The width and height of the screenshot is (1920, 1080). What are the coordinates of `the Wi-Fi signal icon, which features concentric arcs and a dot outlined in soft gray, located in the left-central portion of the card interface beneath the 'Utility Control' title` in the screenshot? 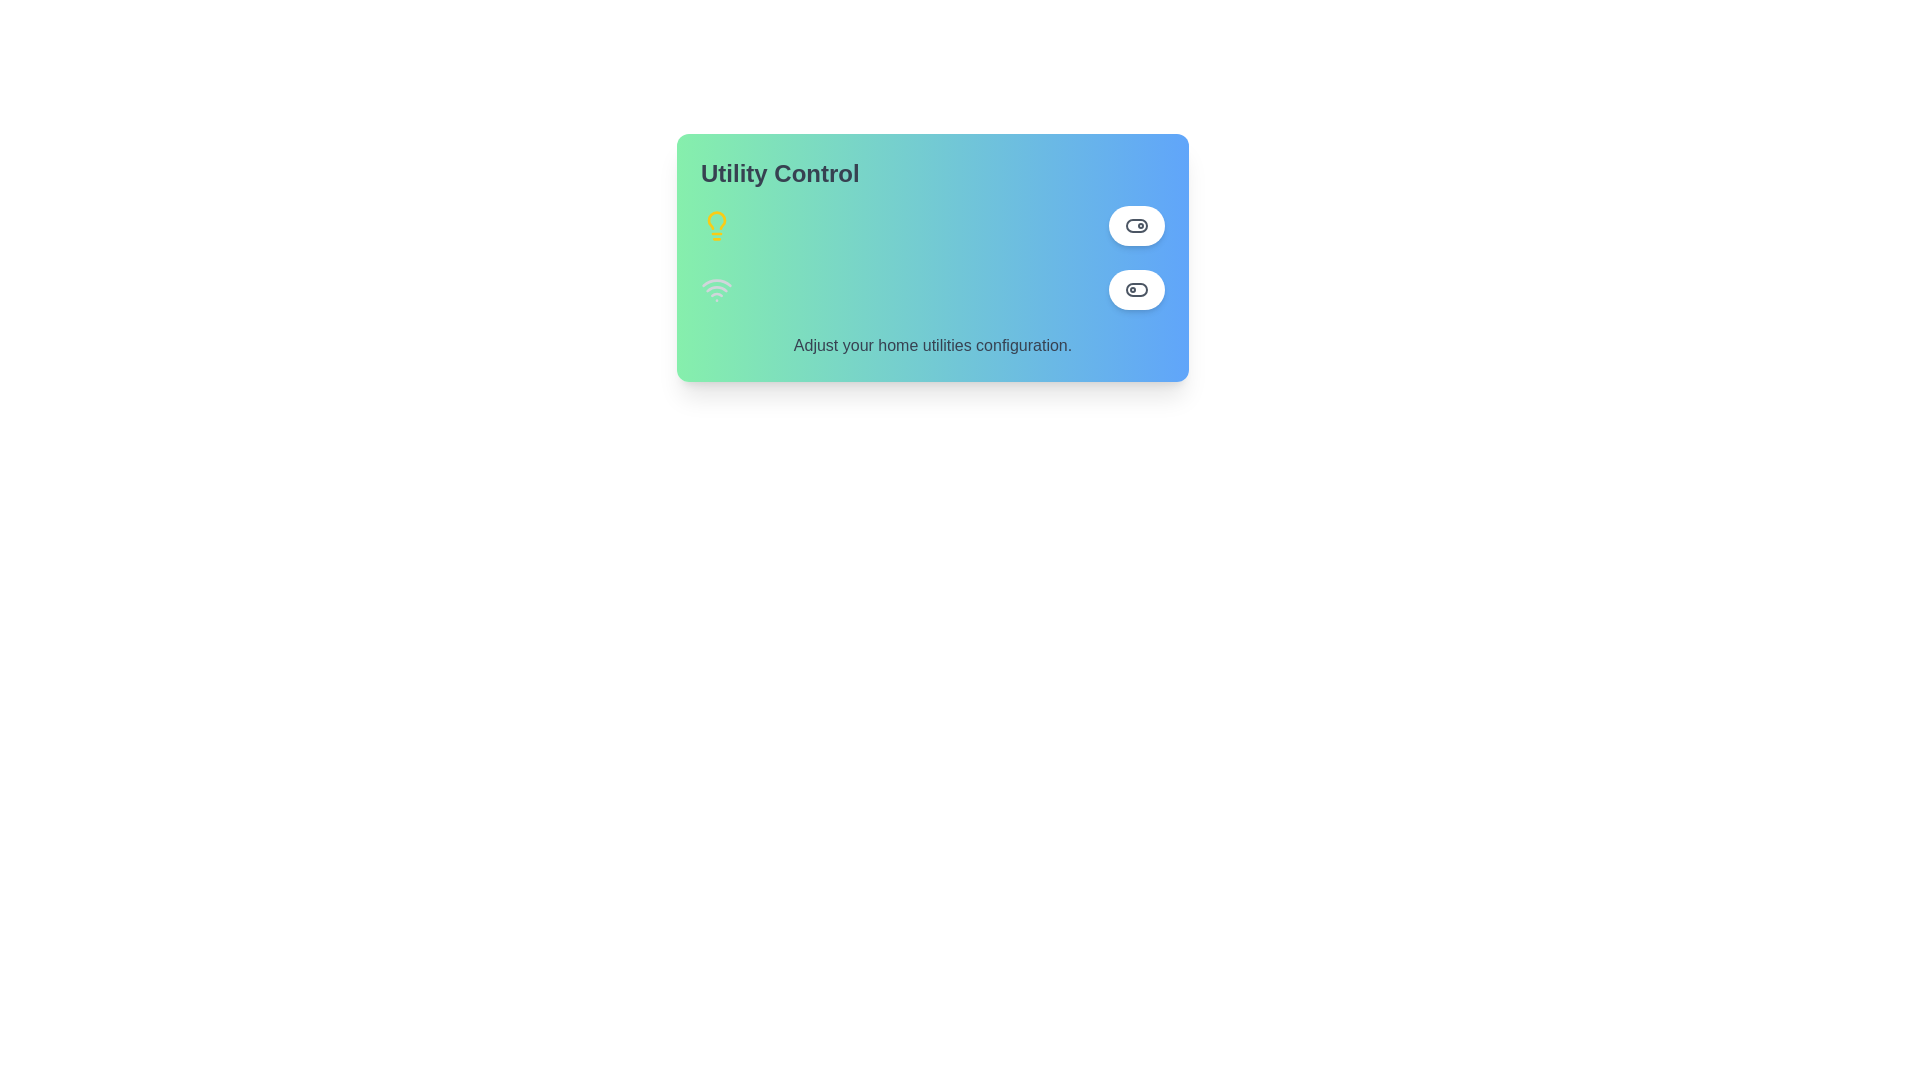 It's located at (716, 289).